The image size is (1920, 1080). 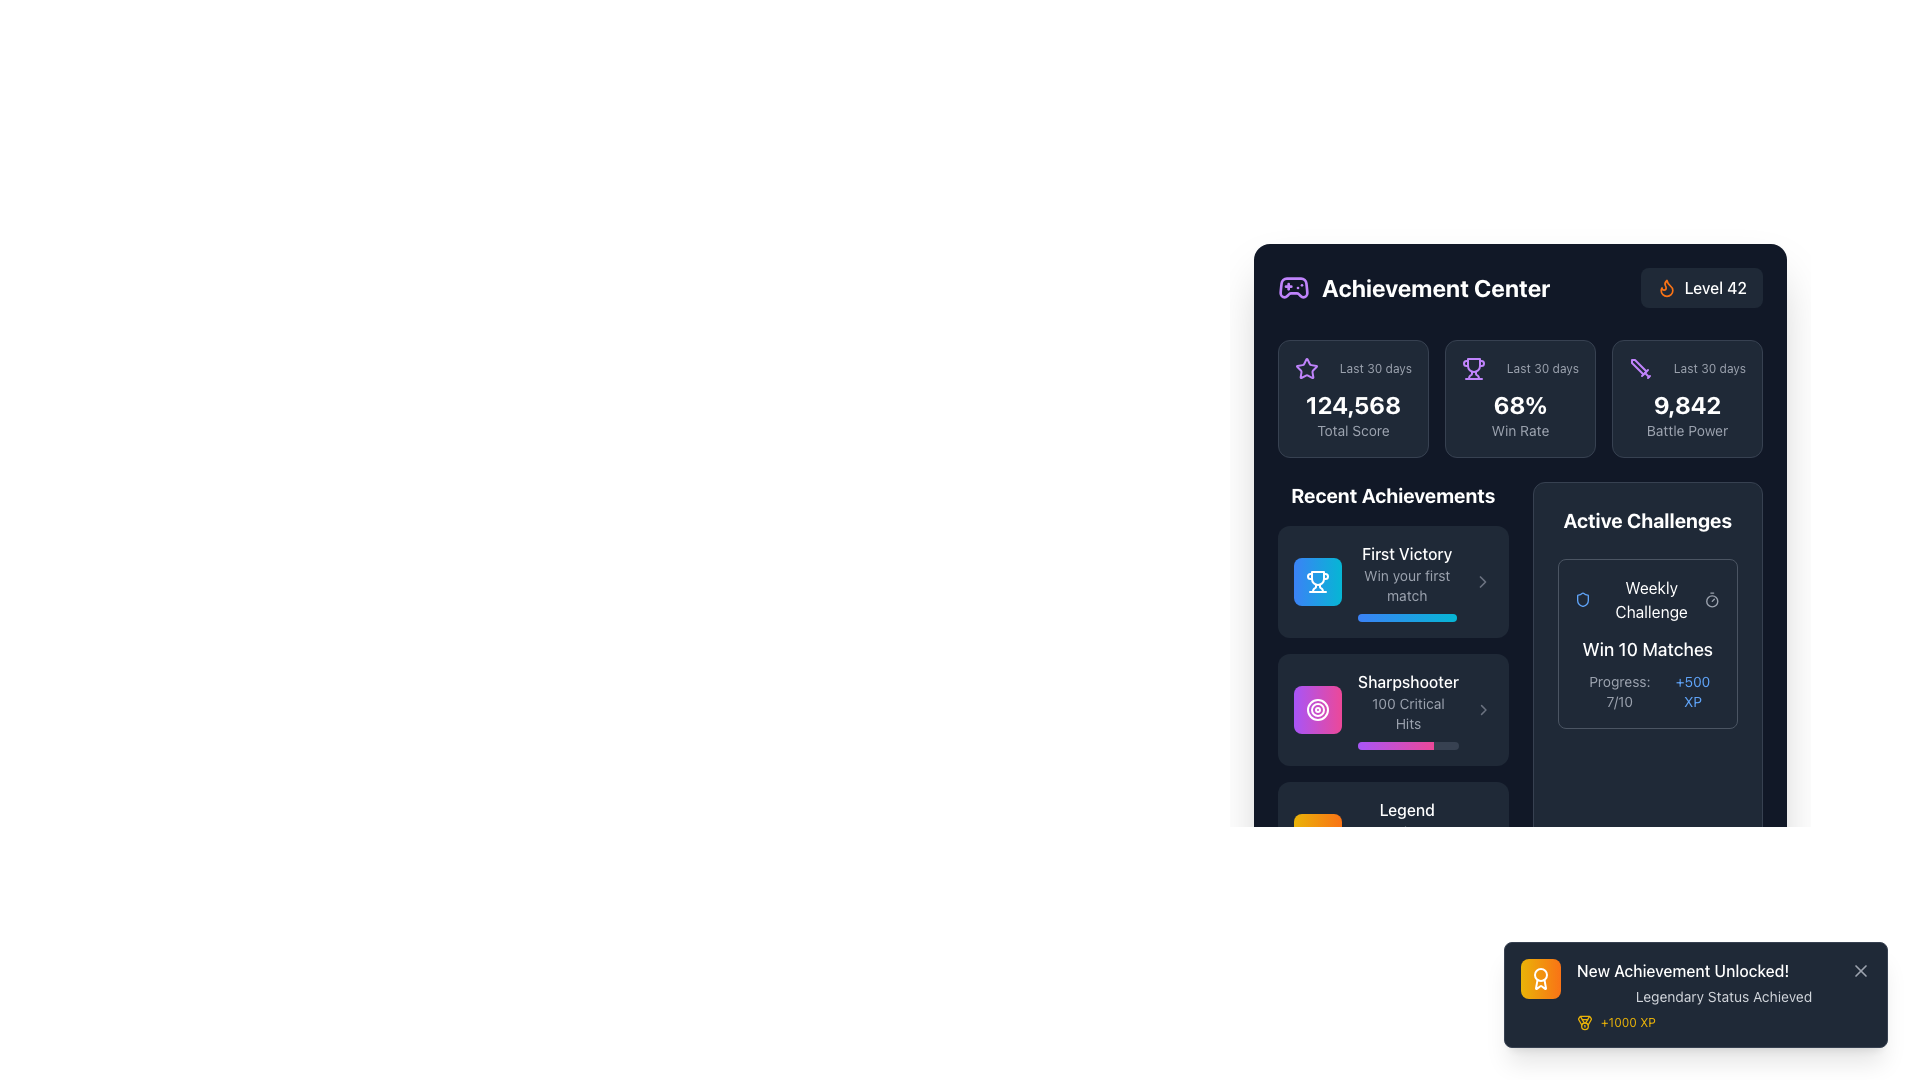 What do you see at coordinates (1686, 369) in the screenshot?
I see `the 'Last 30 days' text label with a sword icon, which is located in the top section of a card displaying metrics` at bounding box center [1686, 369].